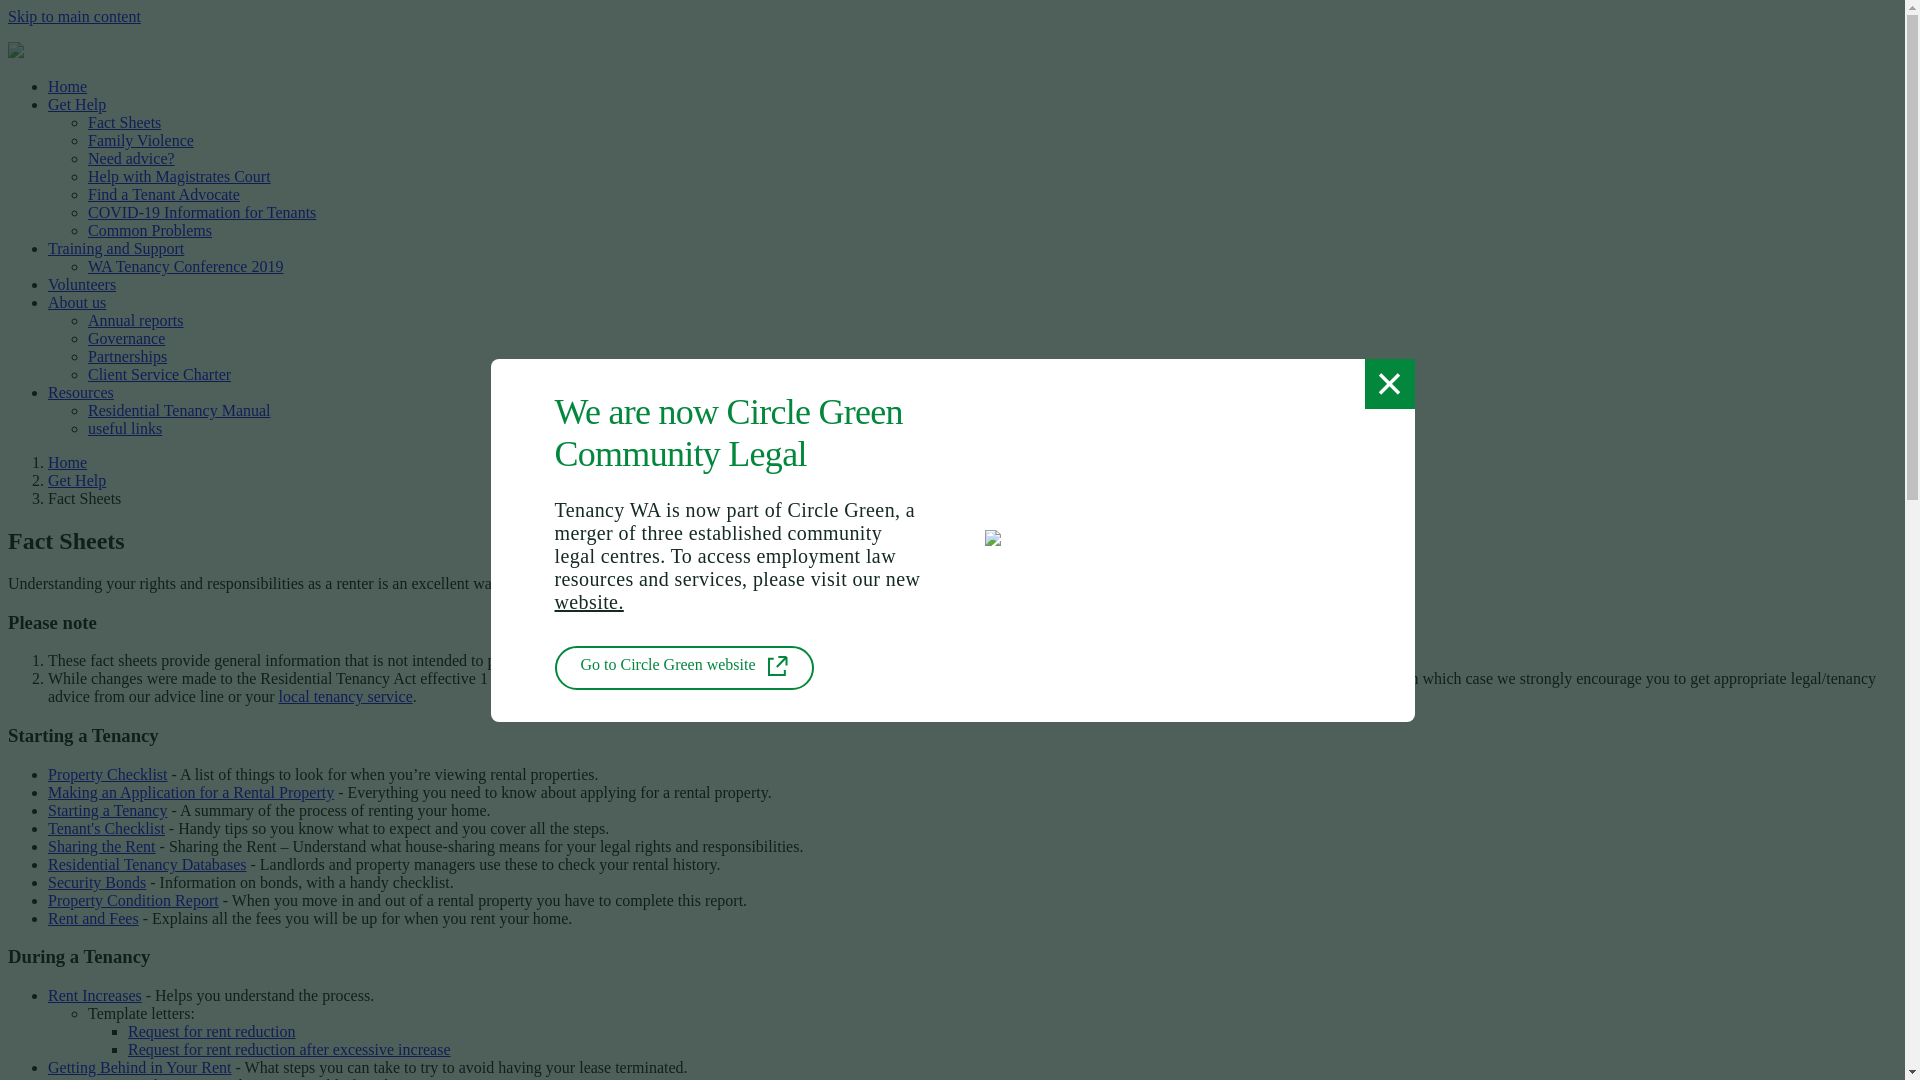  What do you see at coordinates (163, 194) in the screenshot?
I see `'Find a Tenant Advocate'` at bounding box center [163, 194].